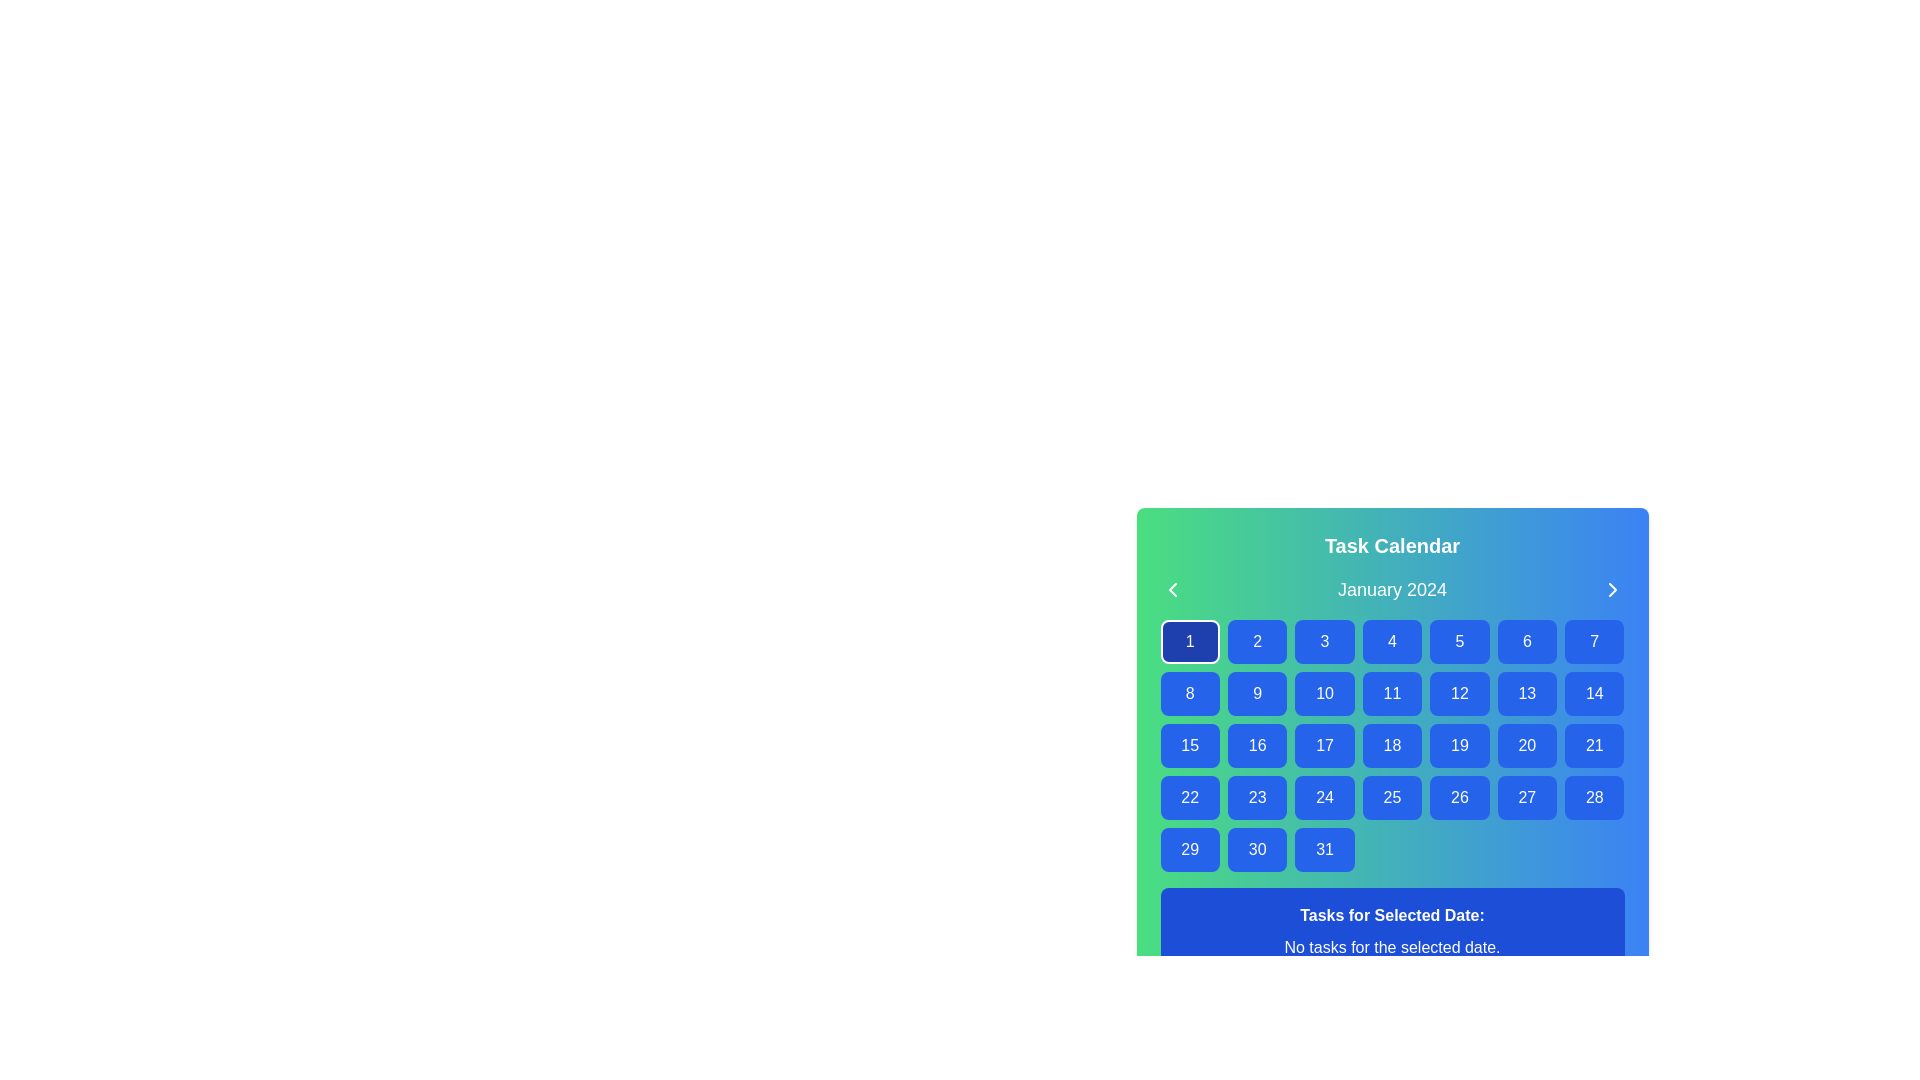 Image resolution: width=1920 pixels, height=1080 pixels. I want to click on text label displaying 'Tasks for Selected Date:' which is prominently styled in bold white font against a blue background, located at the center towards the bottom of the interface, so click(1391, 915).